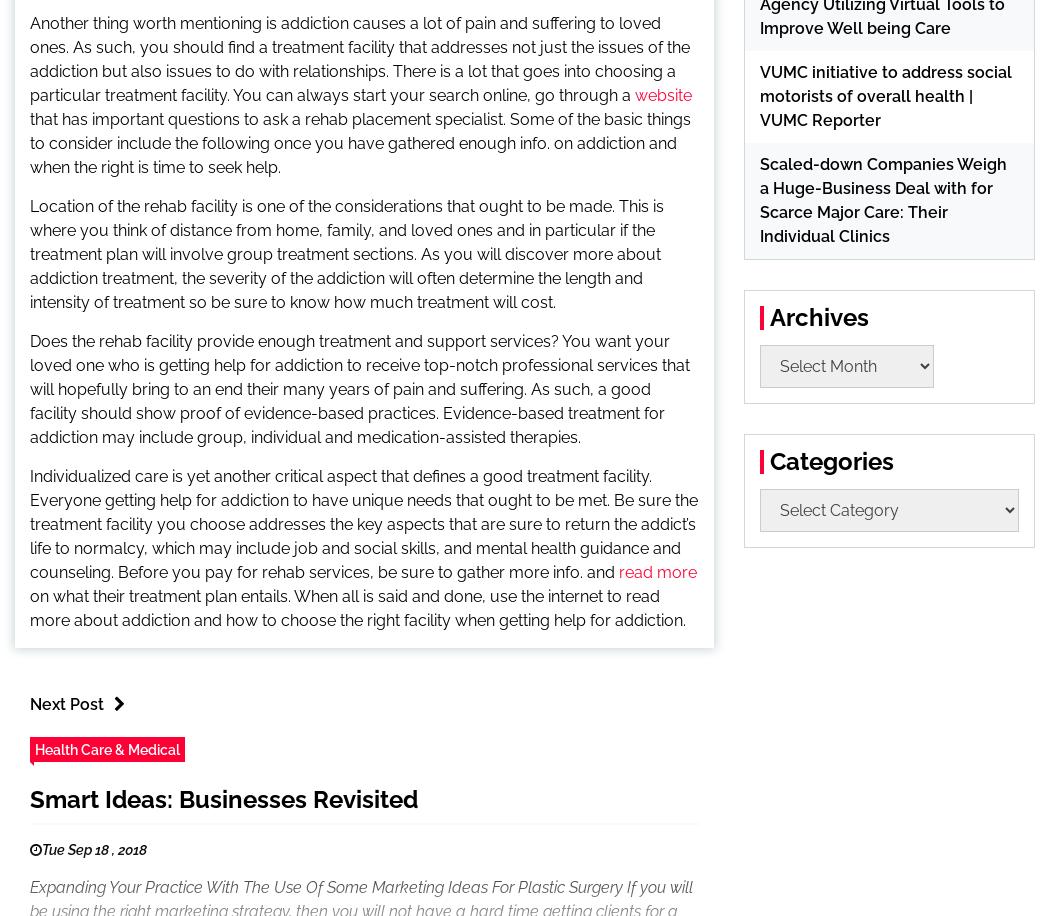 This screenshot has width=1050, height=916. Describe the element at coordinates (359, 58) in the screenshot. I see `'Another thing worth mentioning is addiction causes a lot of pain and suffering to loved ones. As such, you should find a treatment facility that addresses not just the issues of the addiction but also issues to do with relationships. There is a lot that goes into choosing a particular treatment facility. You can always start your search online, go through a'` at that location.